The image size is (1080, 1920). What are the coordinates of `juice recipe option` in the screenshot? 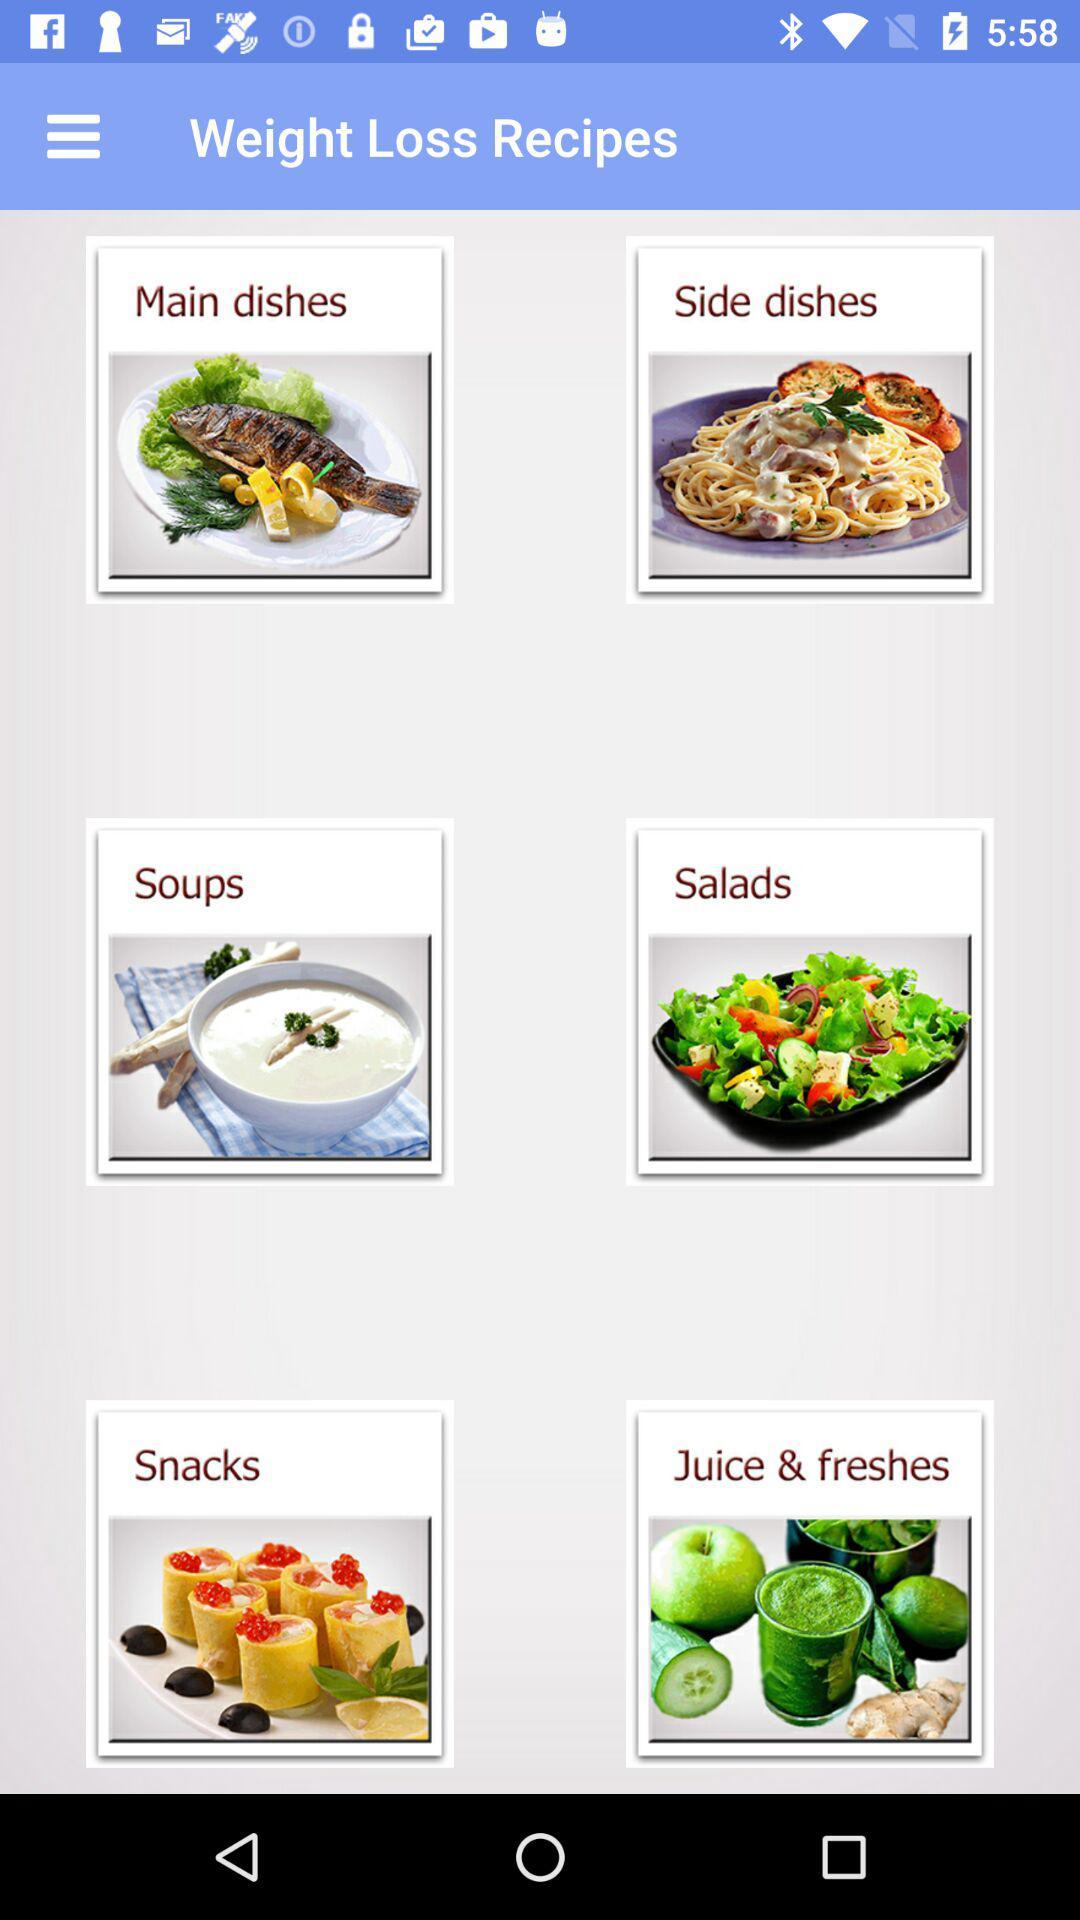 It's located at (810, 1583).